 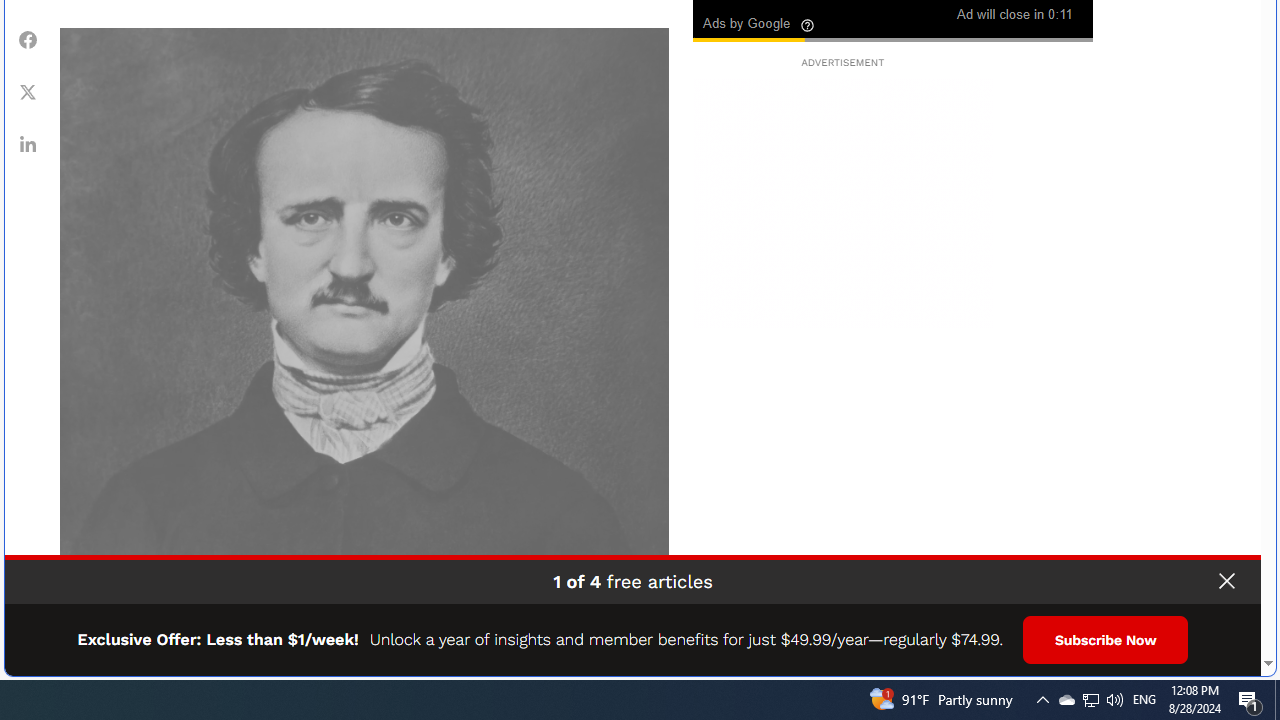 What do you see at coordinates (1225, 581) in the screenshot?
I see `'Class: close-button unbutton'` at bounding box center [1225, 581].